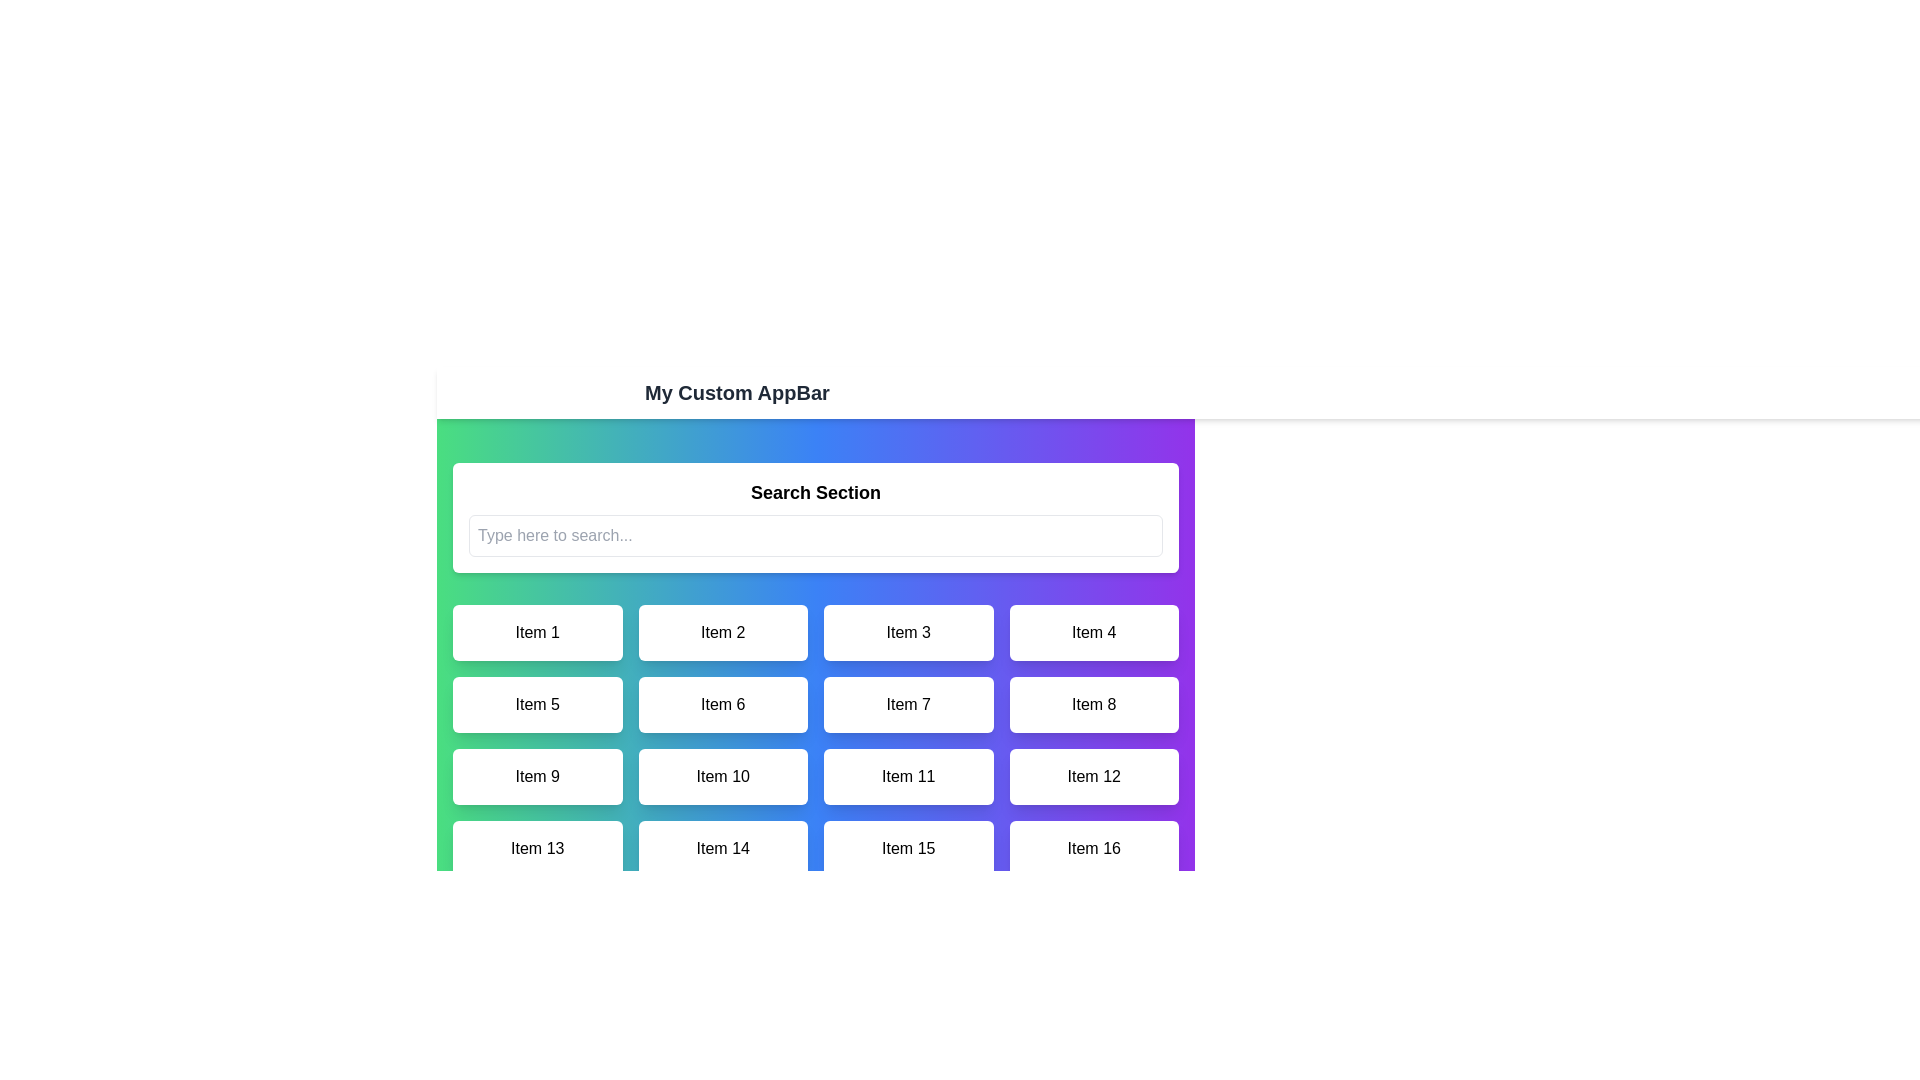  Describe the element at coordinates (816, 535) in the screenshot. I see `the search field and type the desired text` at that location.